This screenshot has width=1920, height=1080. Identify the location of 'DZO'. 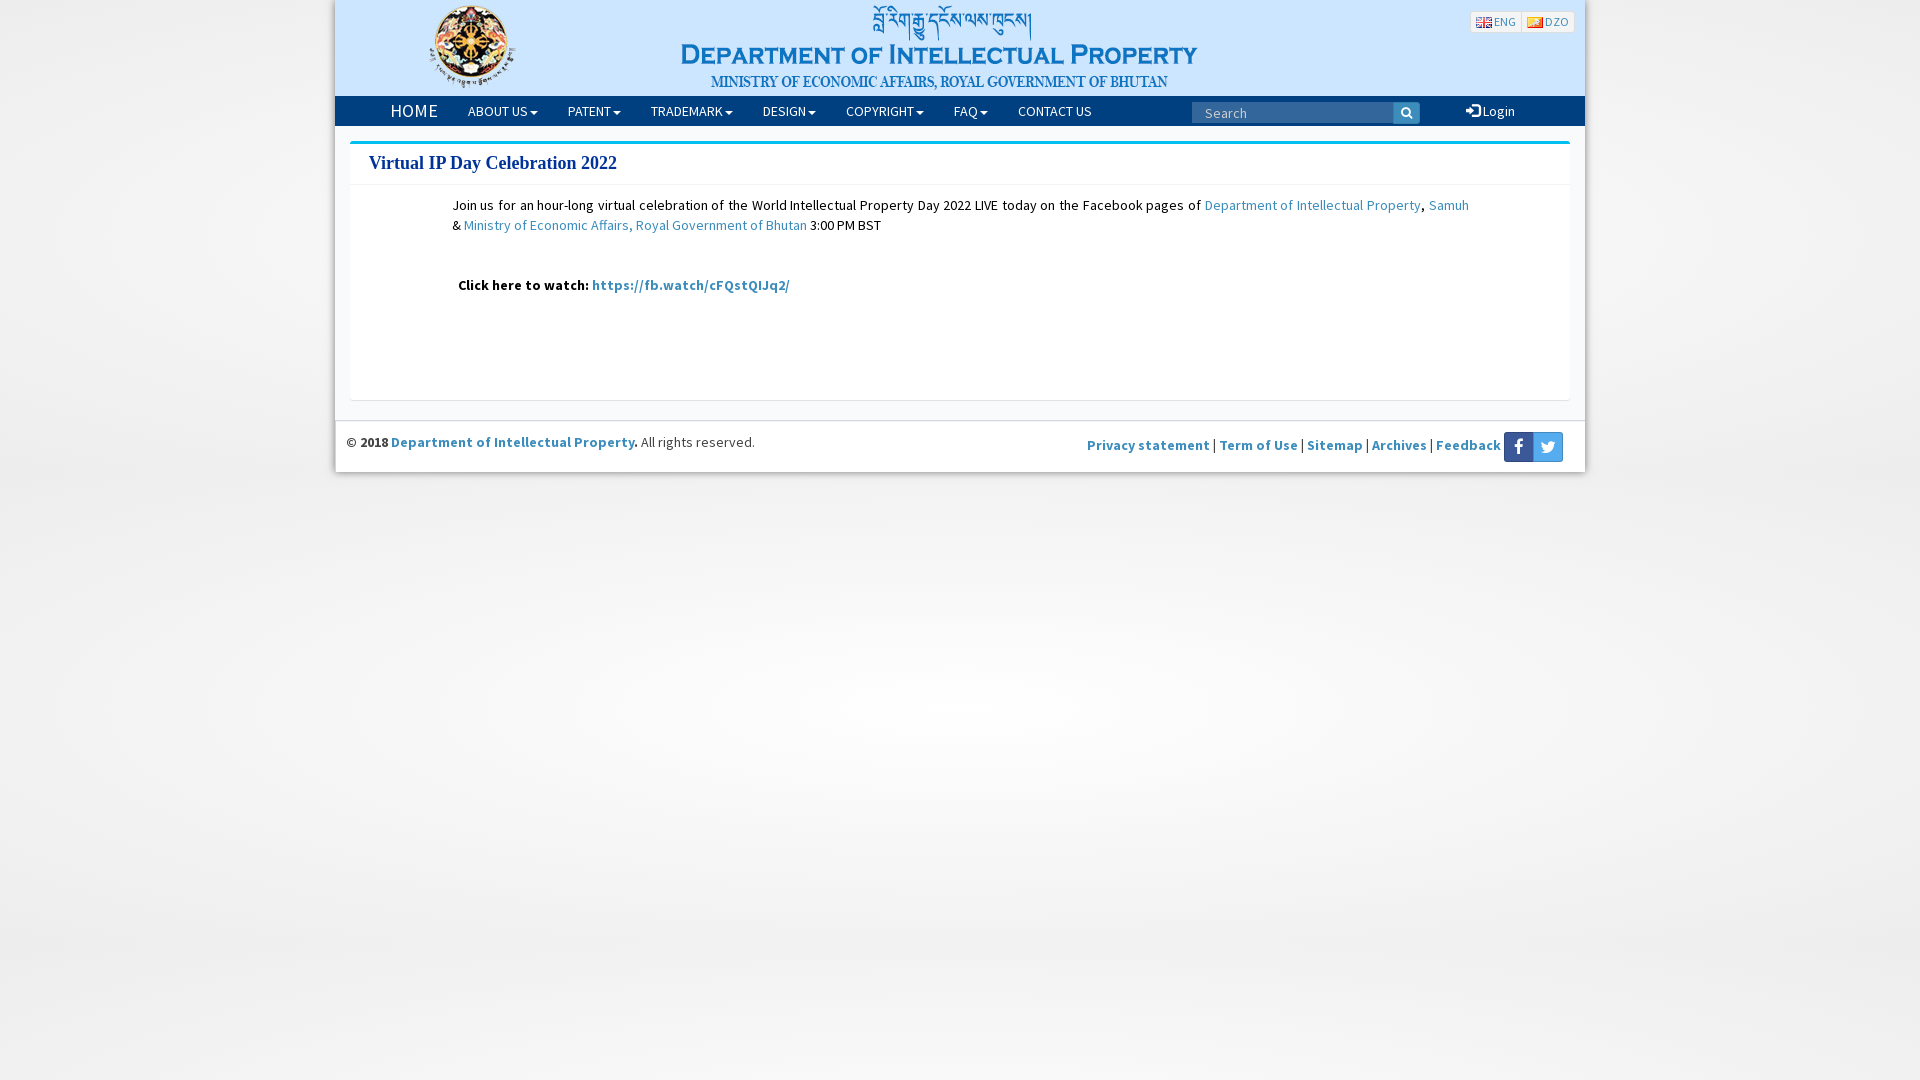
(1547, 22).